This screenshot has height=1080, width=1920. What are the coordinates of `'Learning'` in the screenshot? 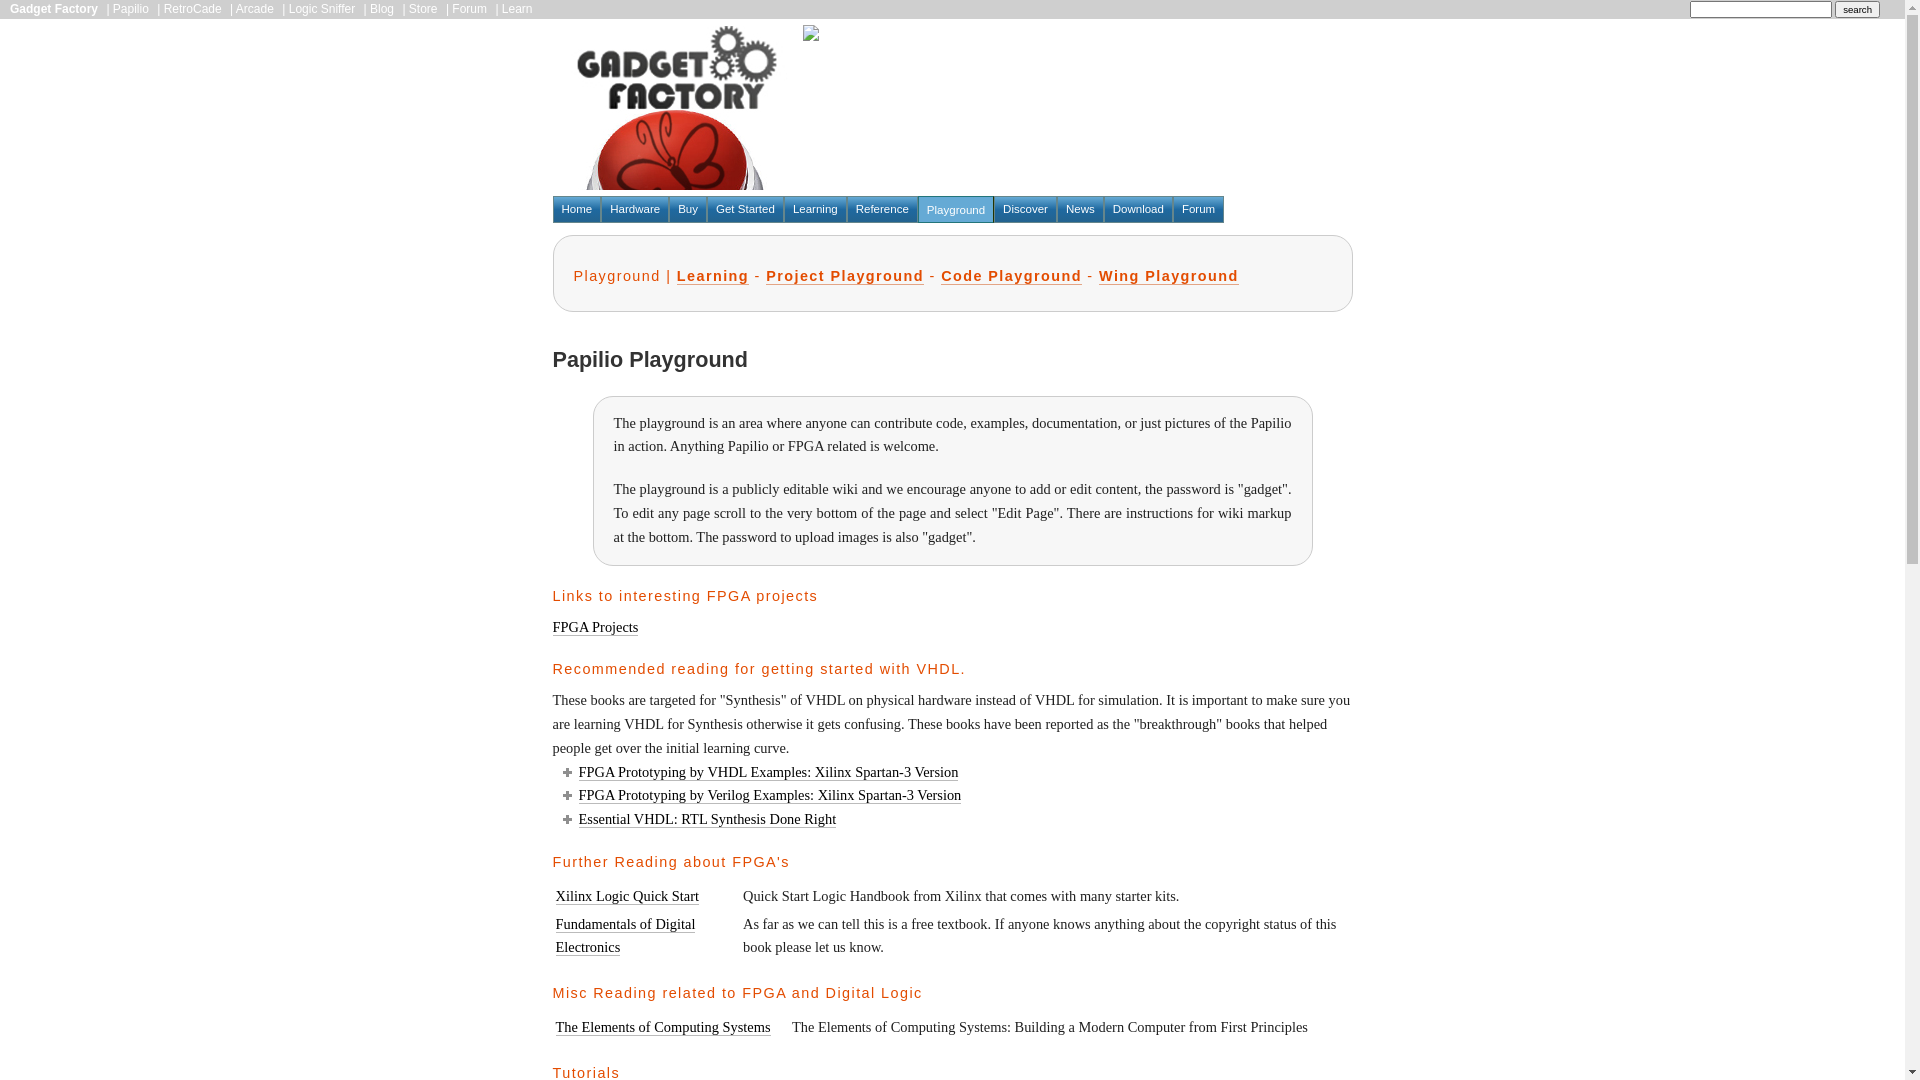 It's located at (713, 276).